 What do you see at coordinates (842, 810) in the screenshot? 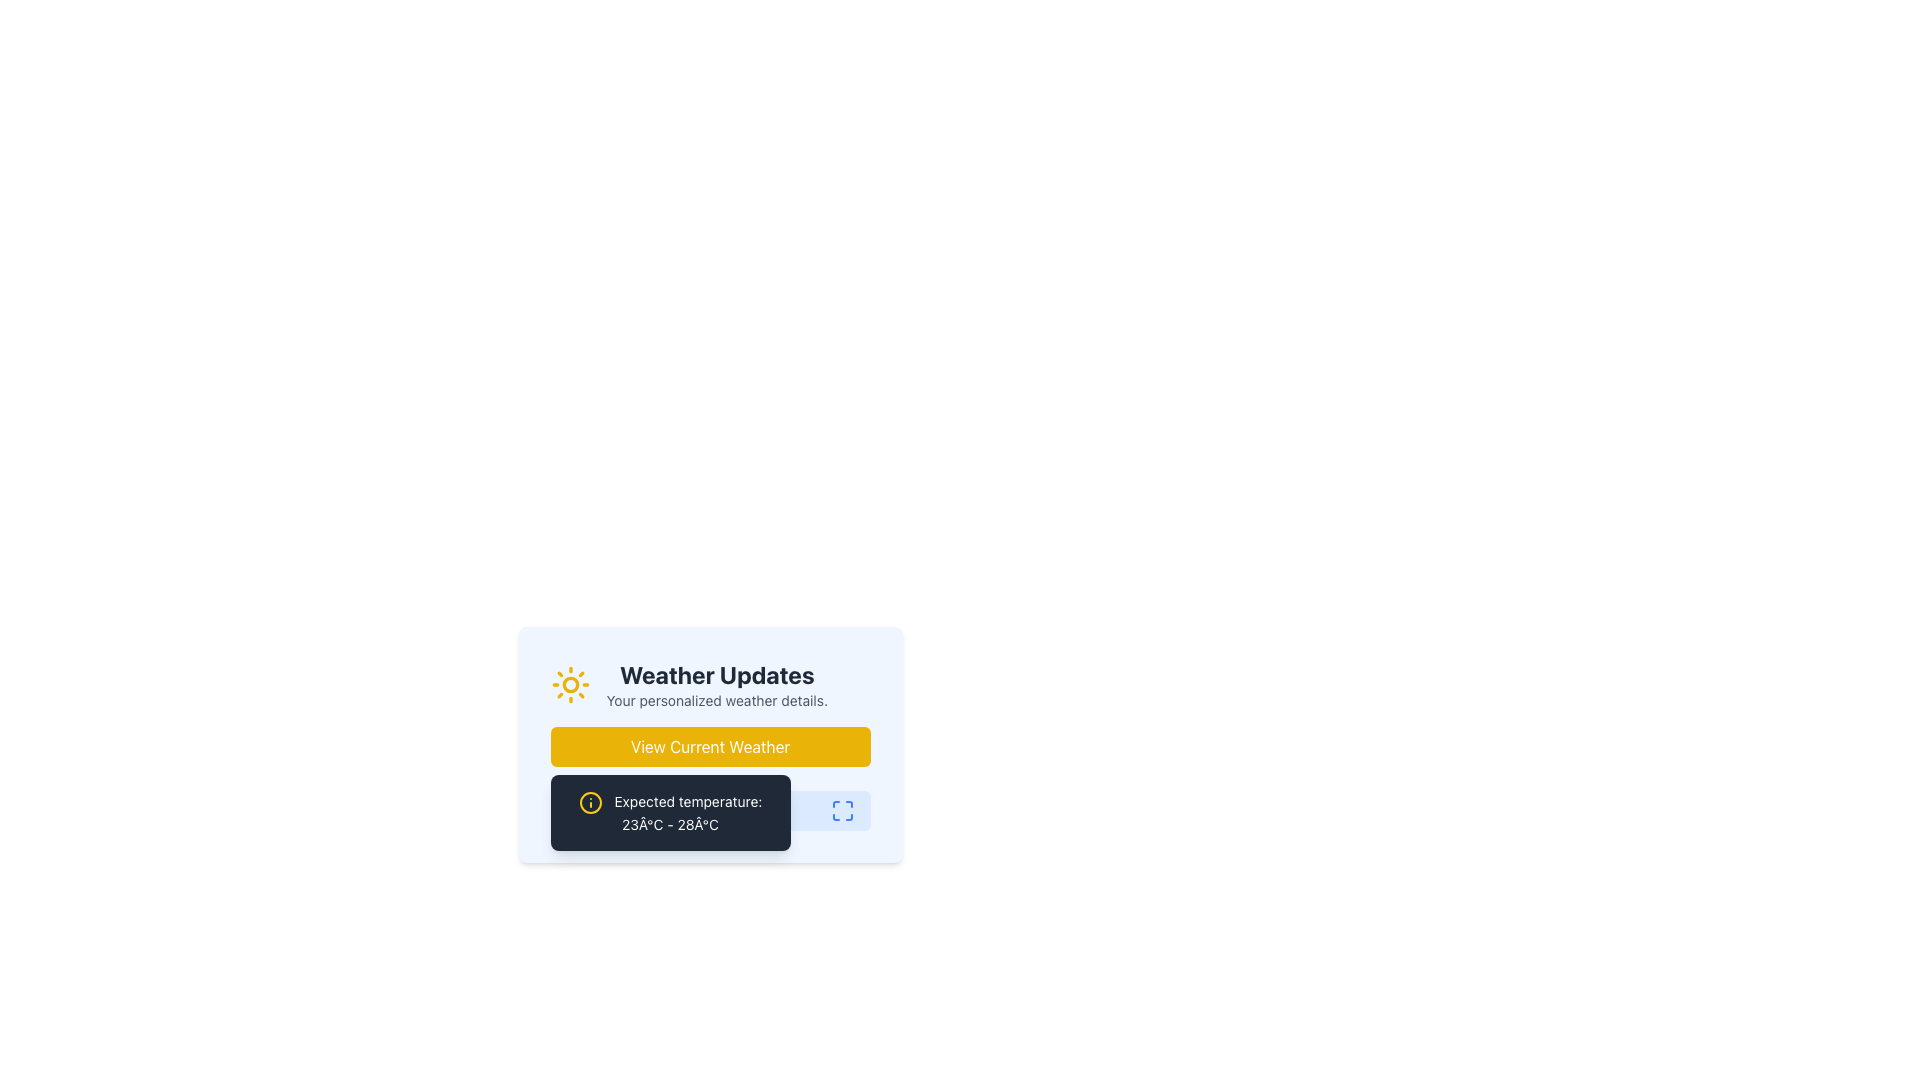
I see `the blue square icon with a thin-lined maximize icon on the right-hand side of the 'Show 7-Day Forecast' button` at bounding box center [842, 810].